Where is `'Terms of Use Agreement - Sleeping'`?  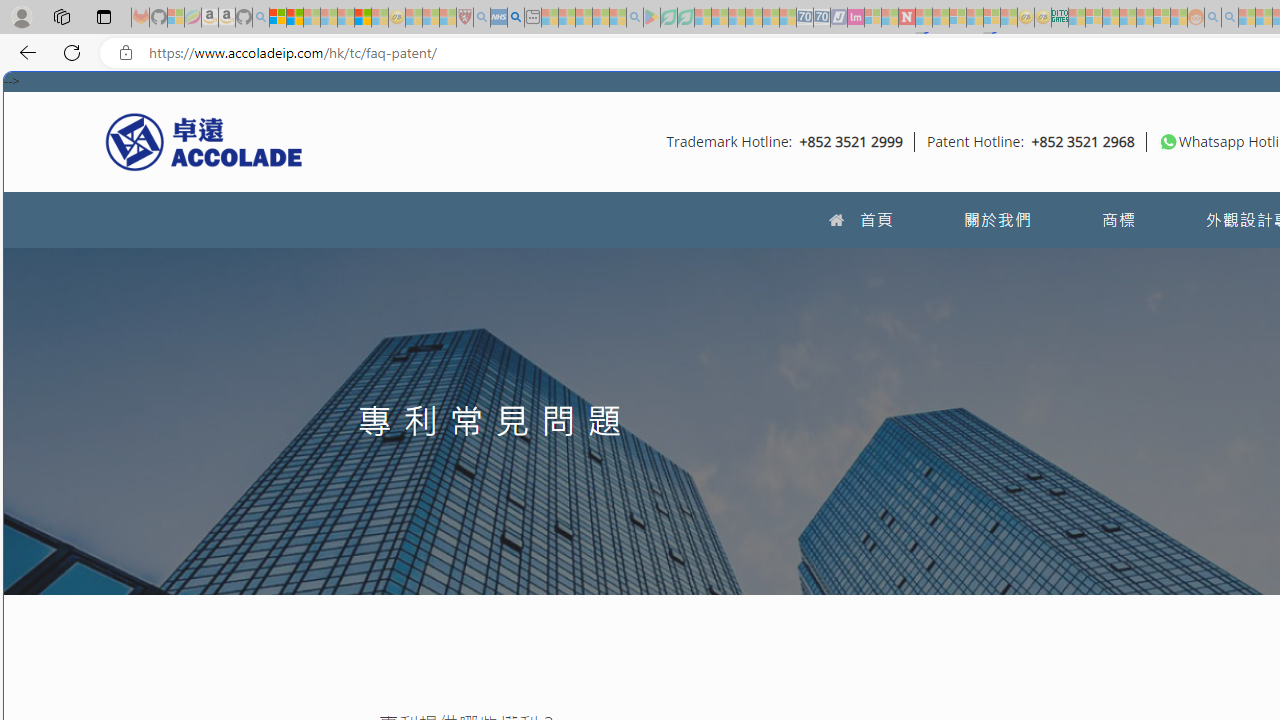 'Terms of Use Agreement - Sleeping' is located at coordinates (668, 17).